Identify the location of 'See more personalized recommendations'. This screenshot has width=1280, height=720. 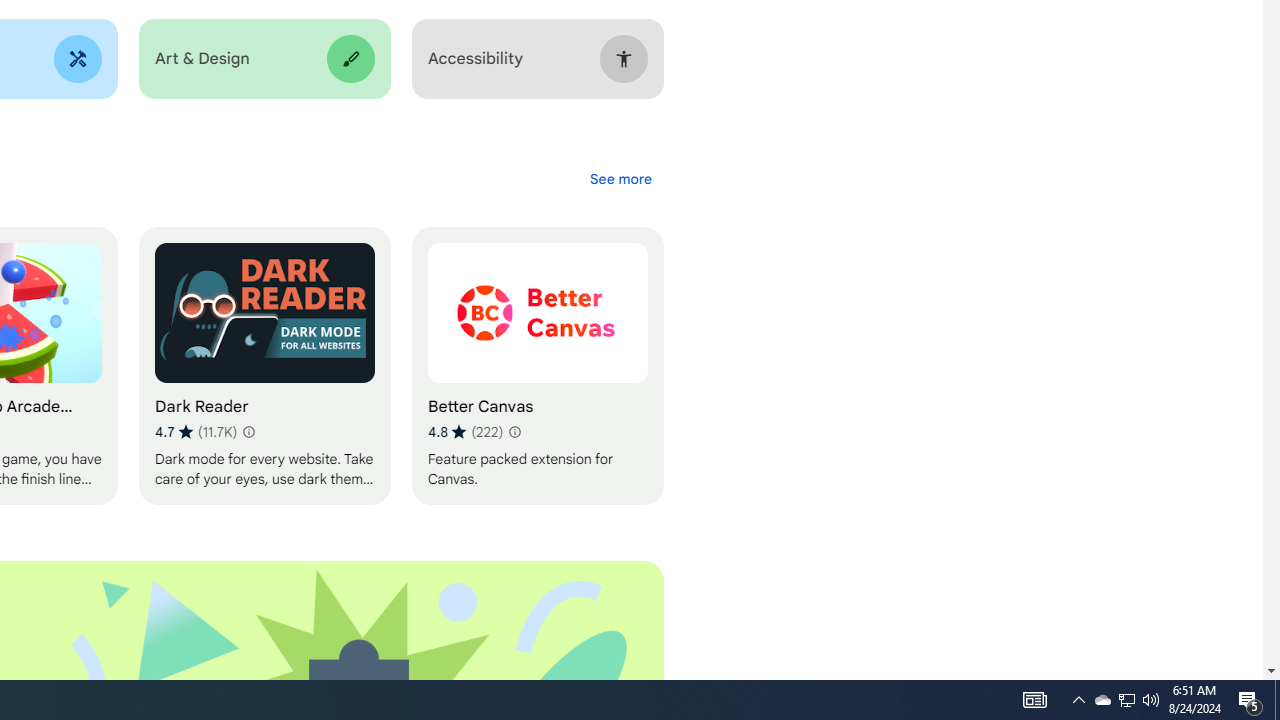
(619, 178).